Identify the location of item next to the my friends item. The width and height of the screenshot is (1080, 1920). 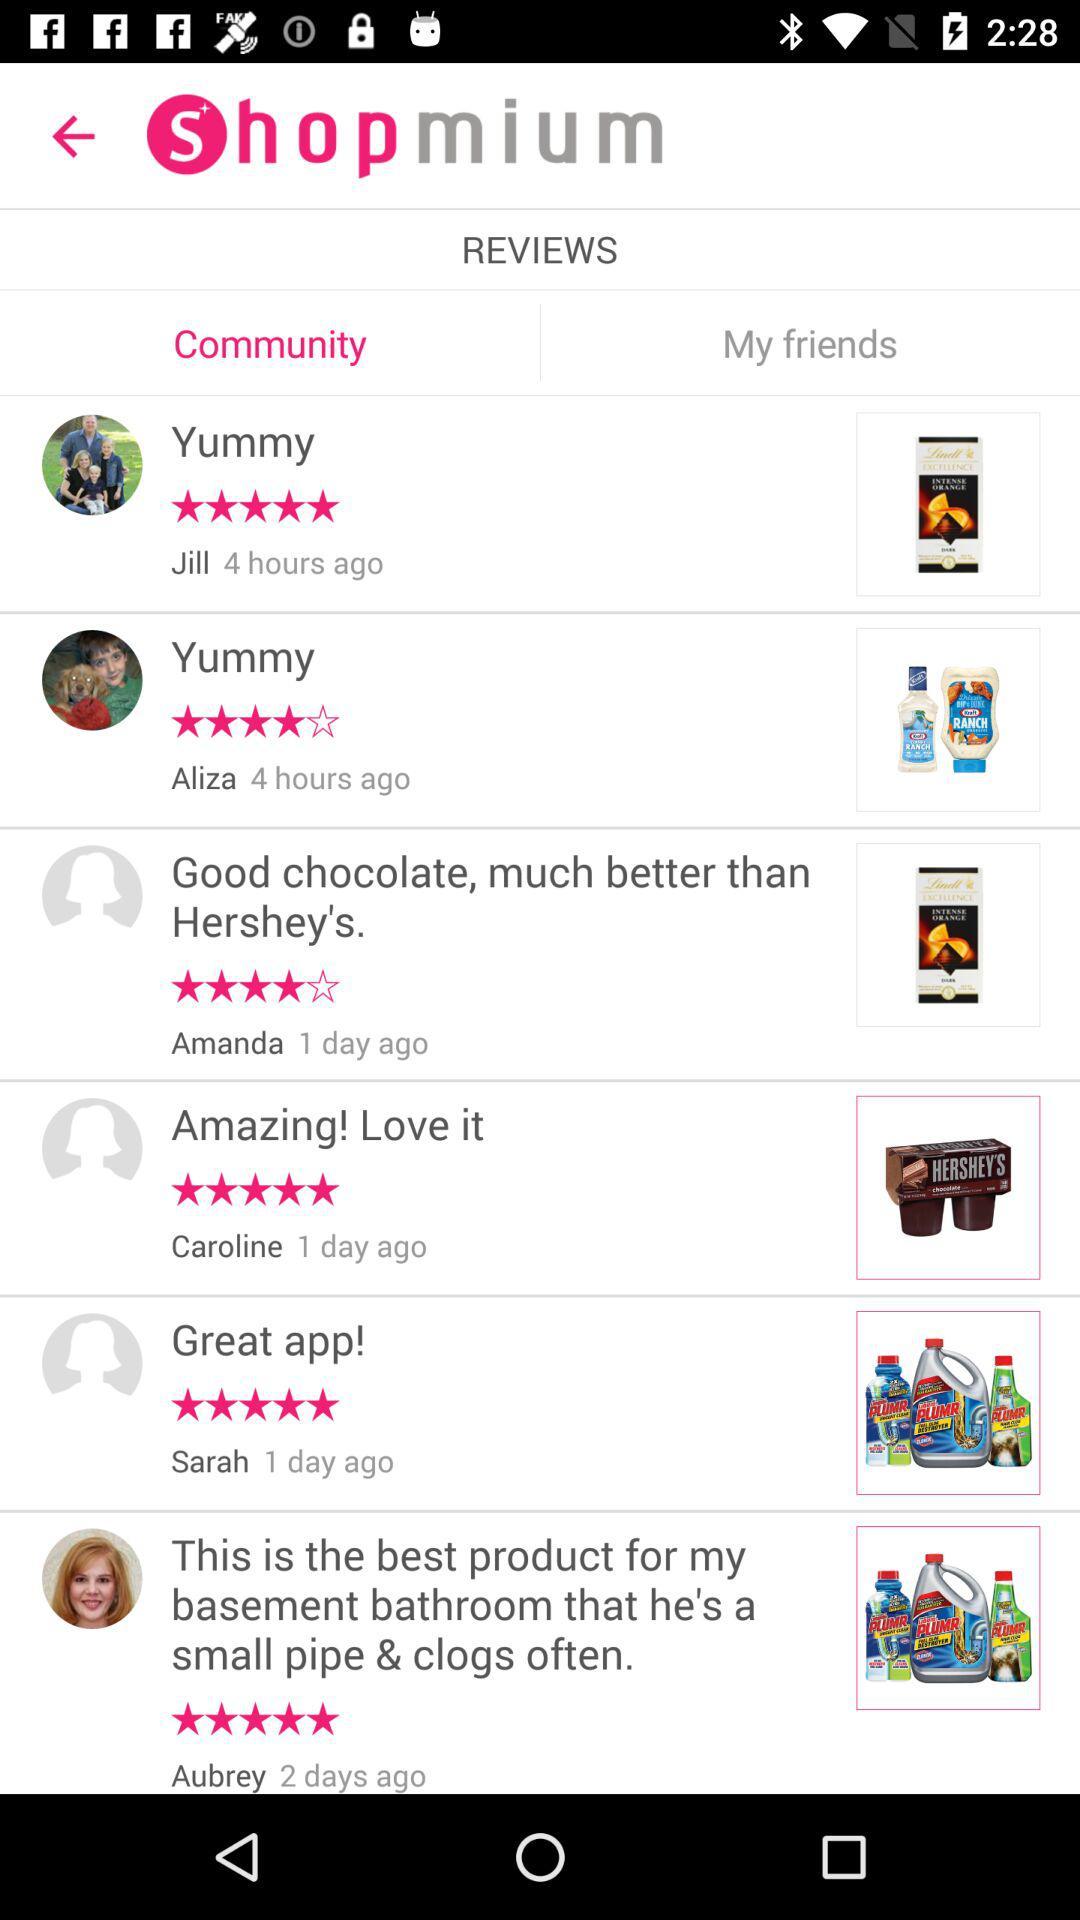
(540, 342).